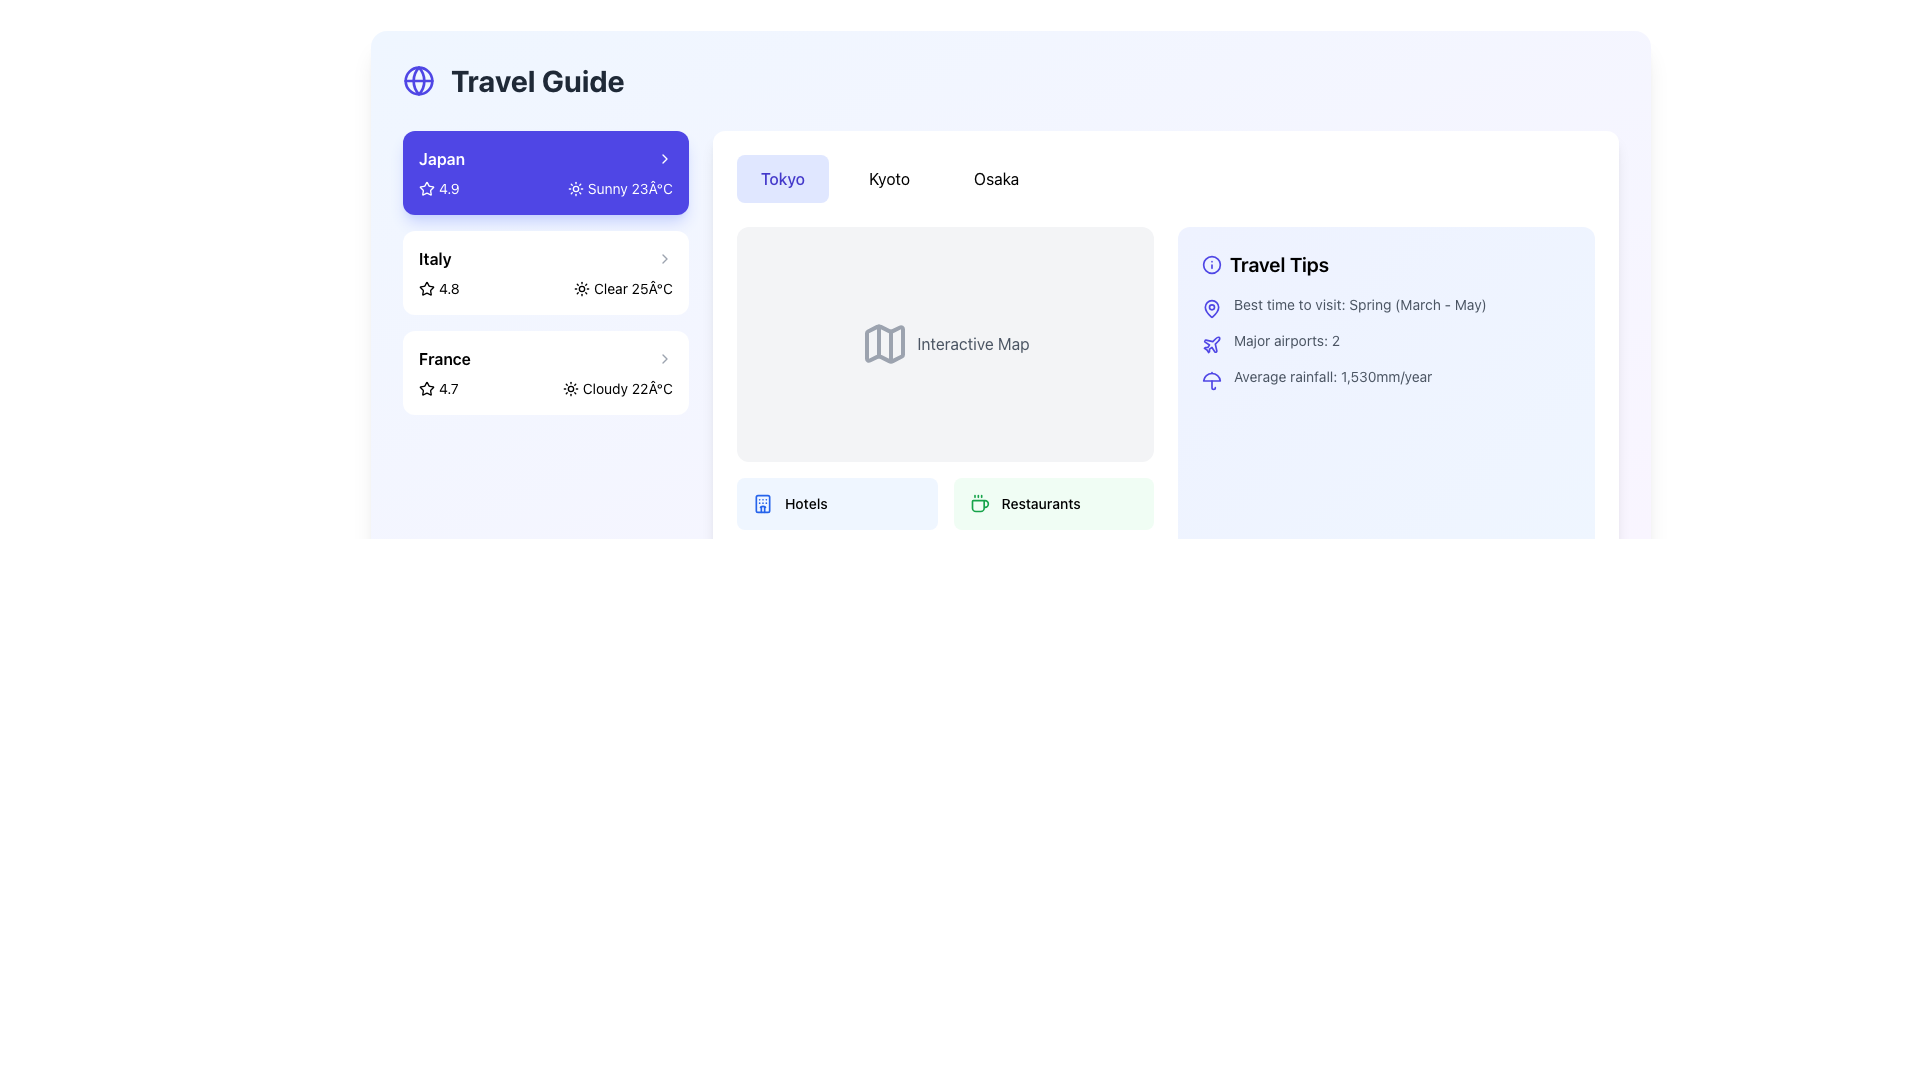  Describe the element at coordinates (626, 389) in the screenshot. I see `the weather conditions and temperature label for the location 'France', which is located in the left sidebar next to a sun icon` at that location.